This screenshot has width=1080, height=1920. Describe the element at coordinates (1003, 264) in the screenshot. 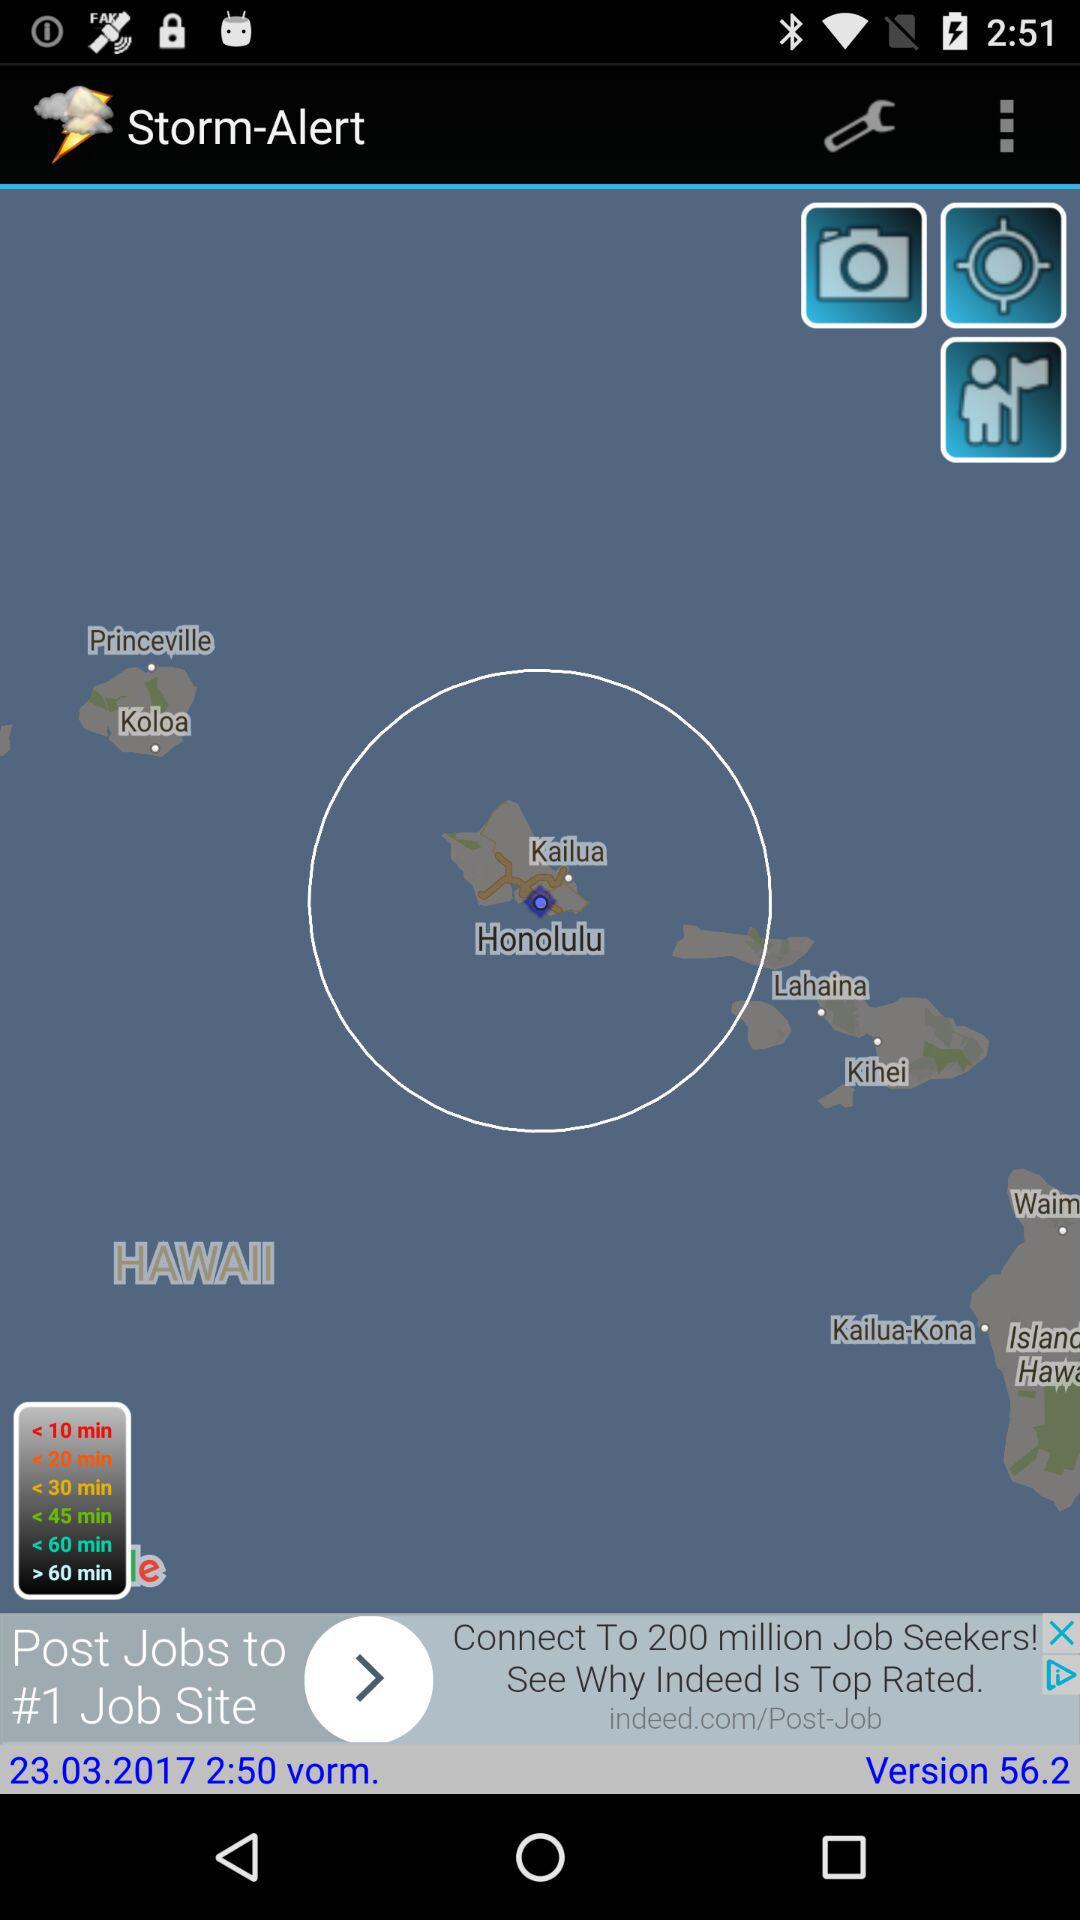

I see `icon right to the camera icon` at that location.